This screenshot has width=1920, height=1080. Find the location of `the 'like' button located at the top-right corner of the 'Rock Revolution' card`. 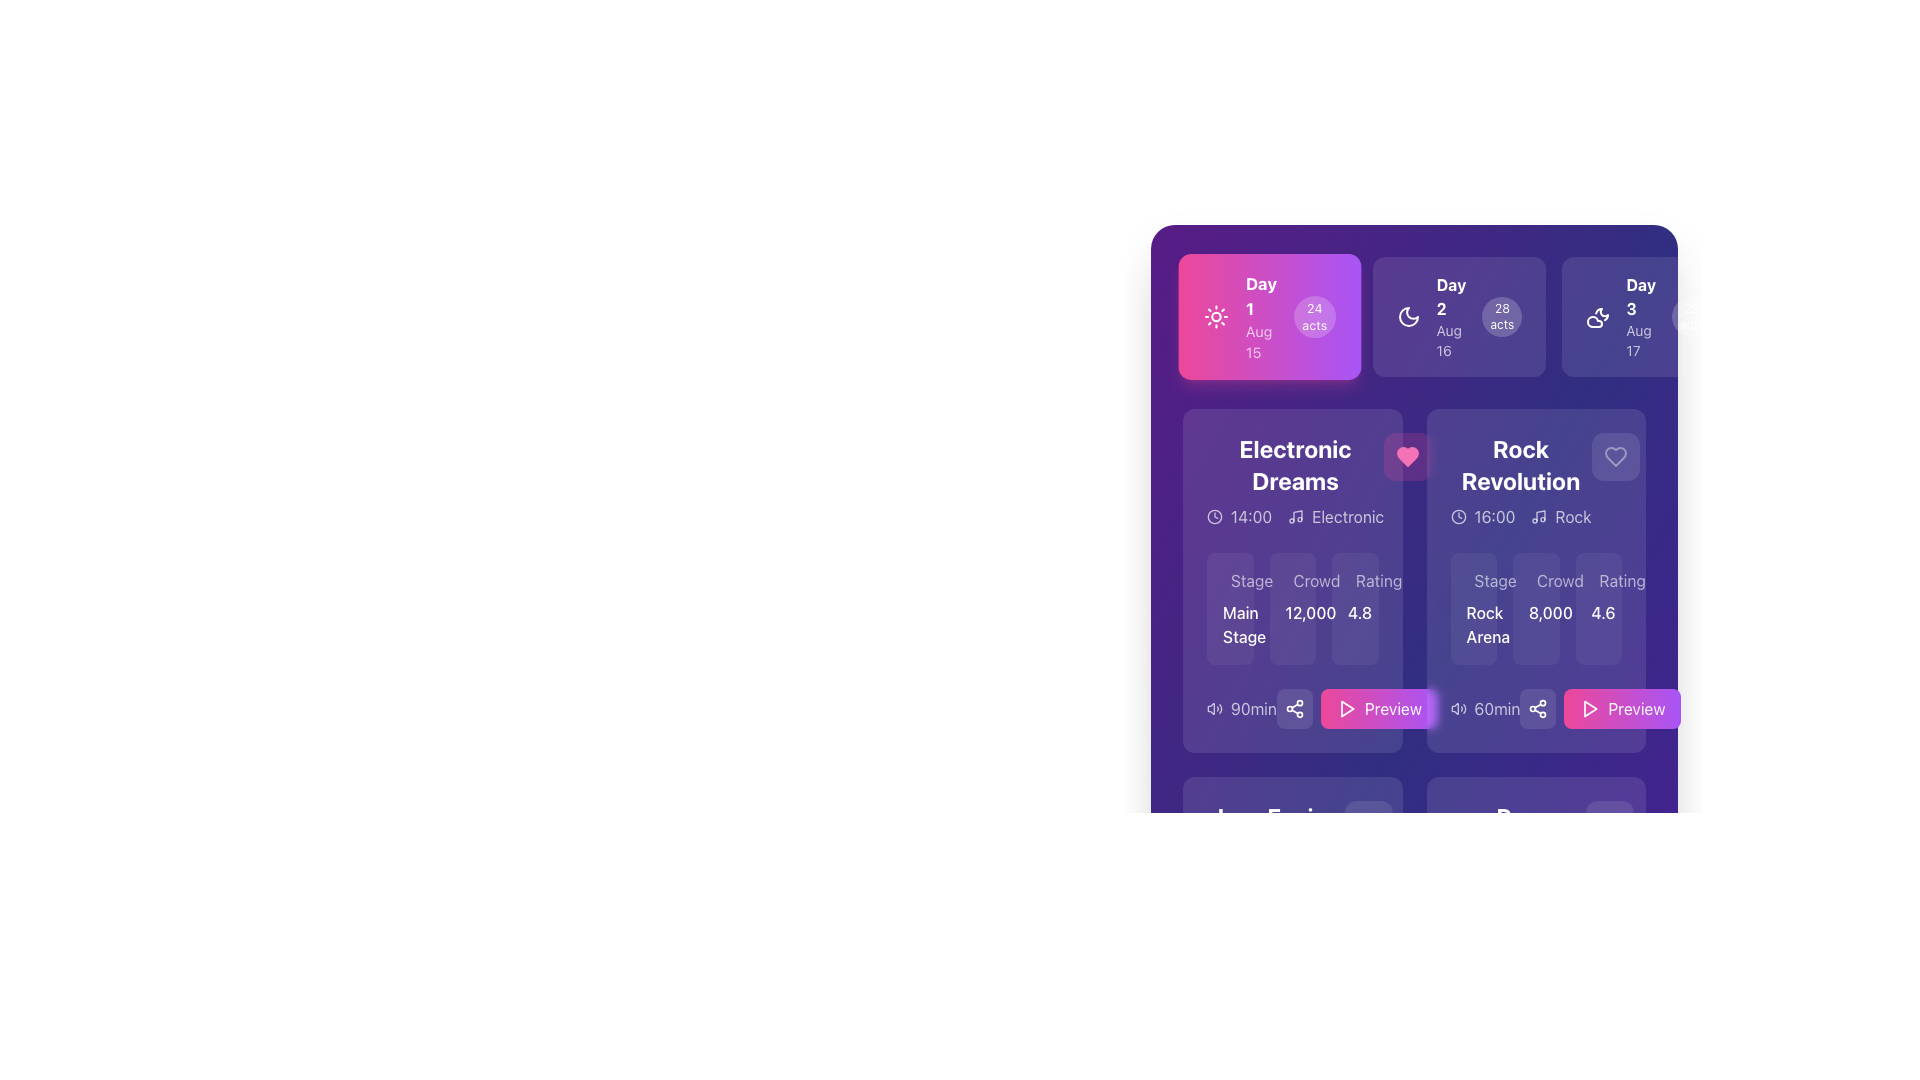

the 'like' button located at the top-right corner of the 'Rock Revolution' card is located at coordinates (1615, 456).